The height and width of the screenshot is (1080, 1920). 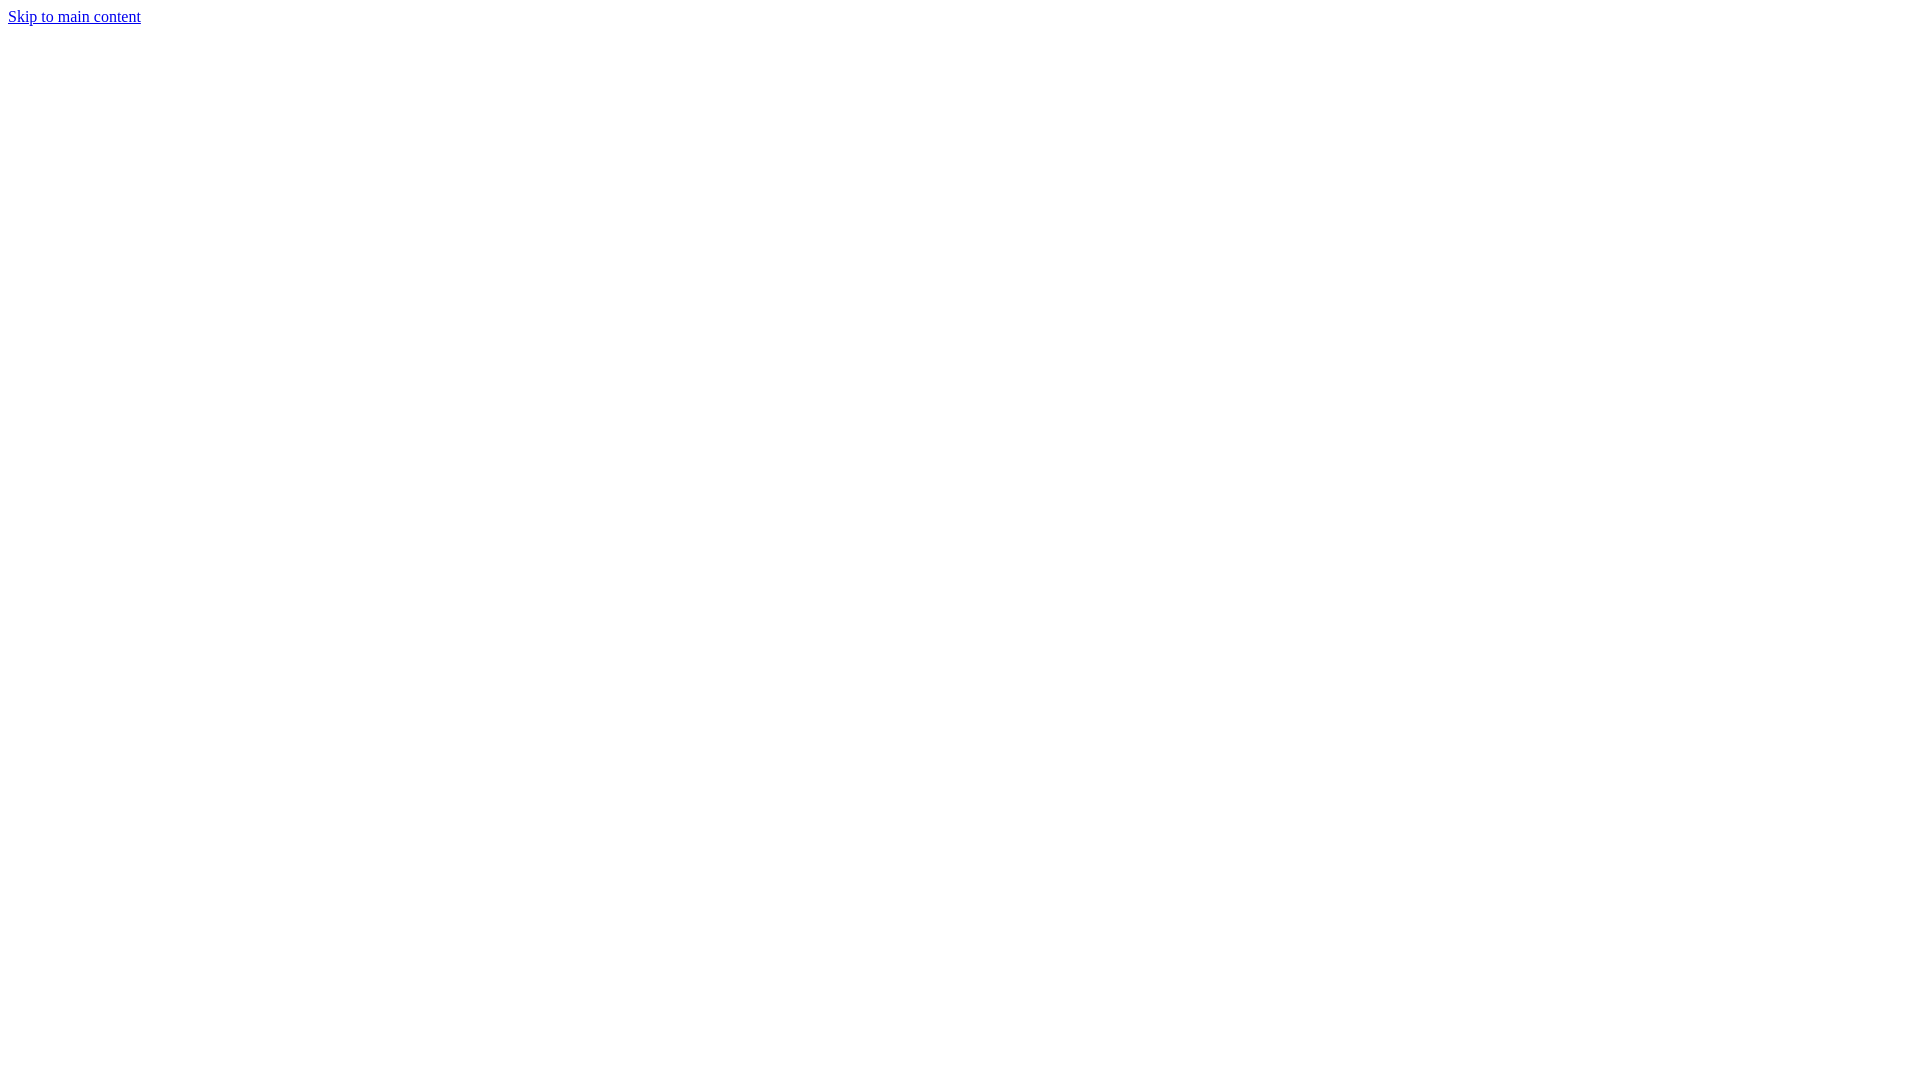 I want to click on 'Skip to main content', so click(x=8, y=16).